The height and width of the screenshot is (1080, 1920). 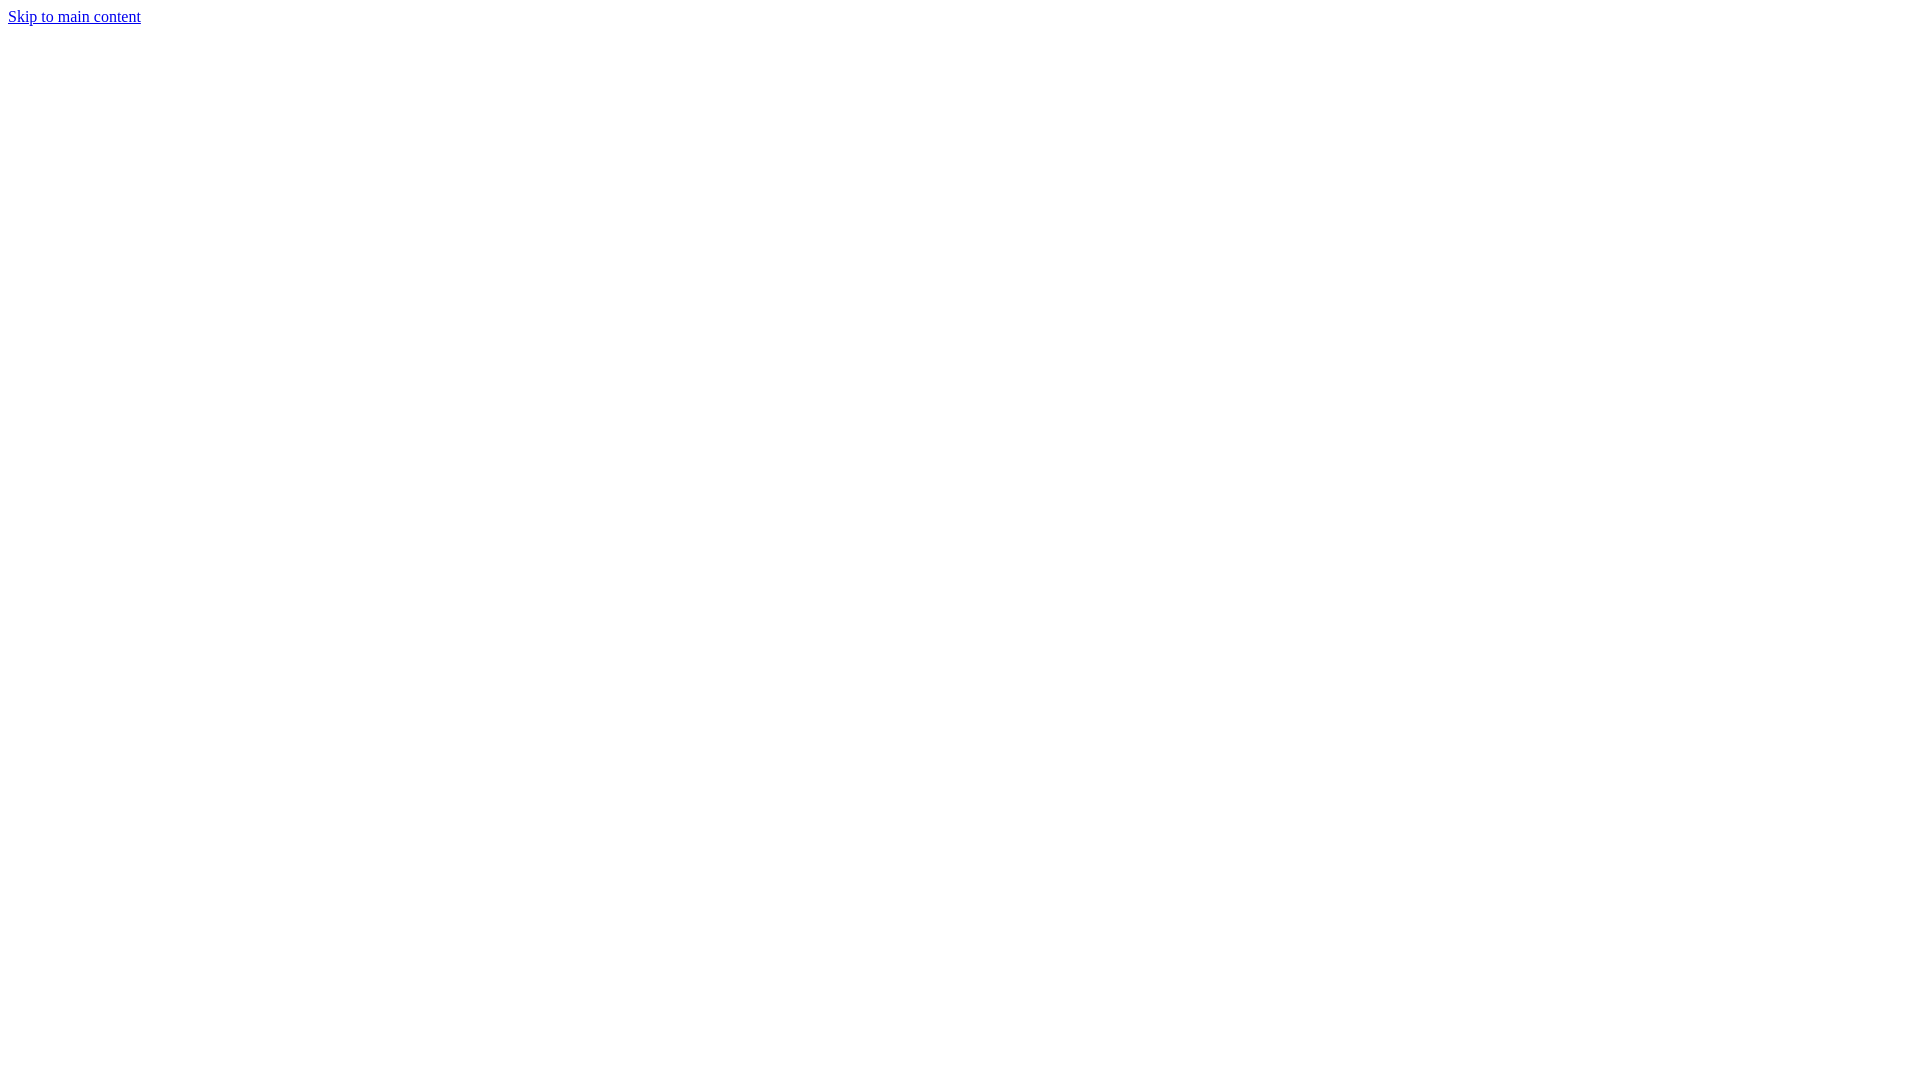 I want to click on 'Skip to main content', so click(x=8, y=16).